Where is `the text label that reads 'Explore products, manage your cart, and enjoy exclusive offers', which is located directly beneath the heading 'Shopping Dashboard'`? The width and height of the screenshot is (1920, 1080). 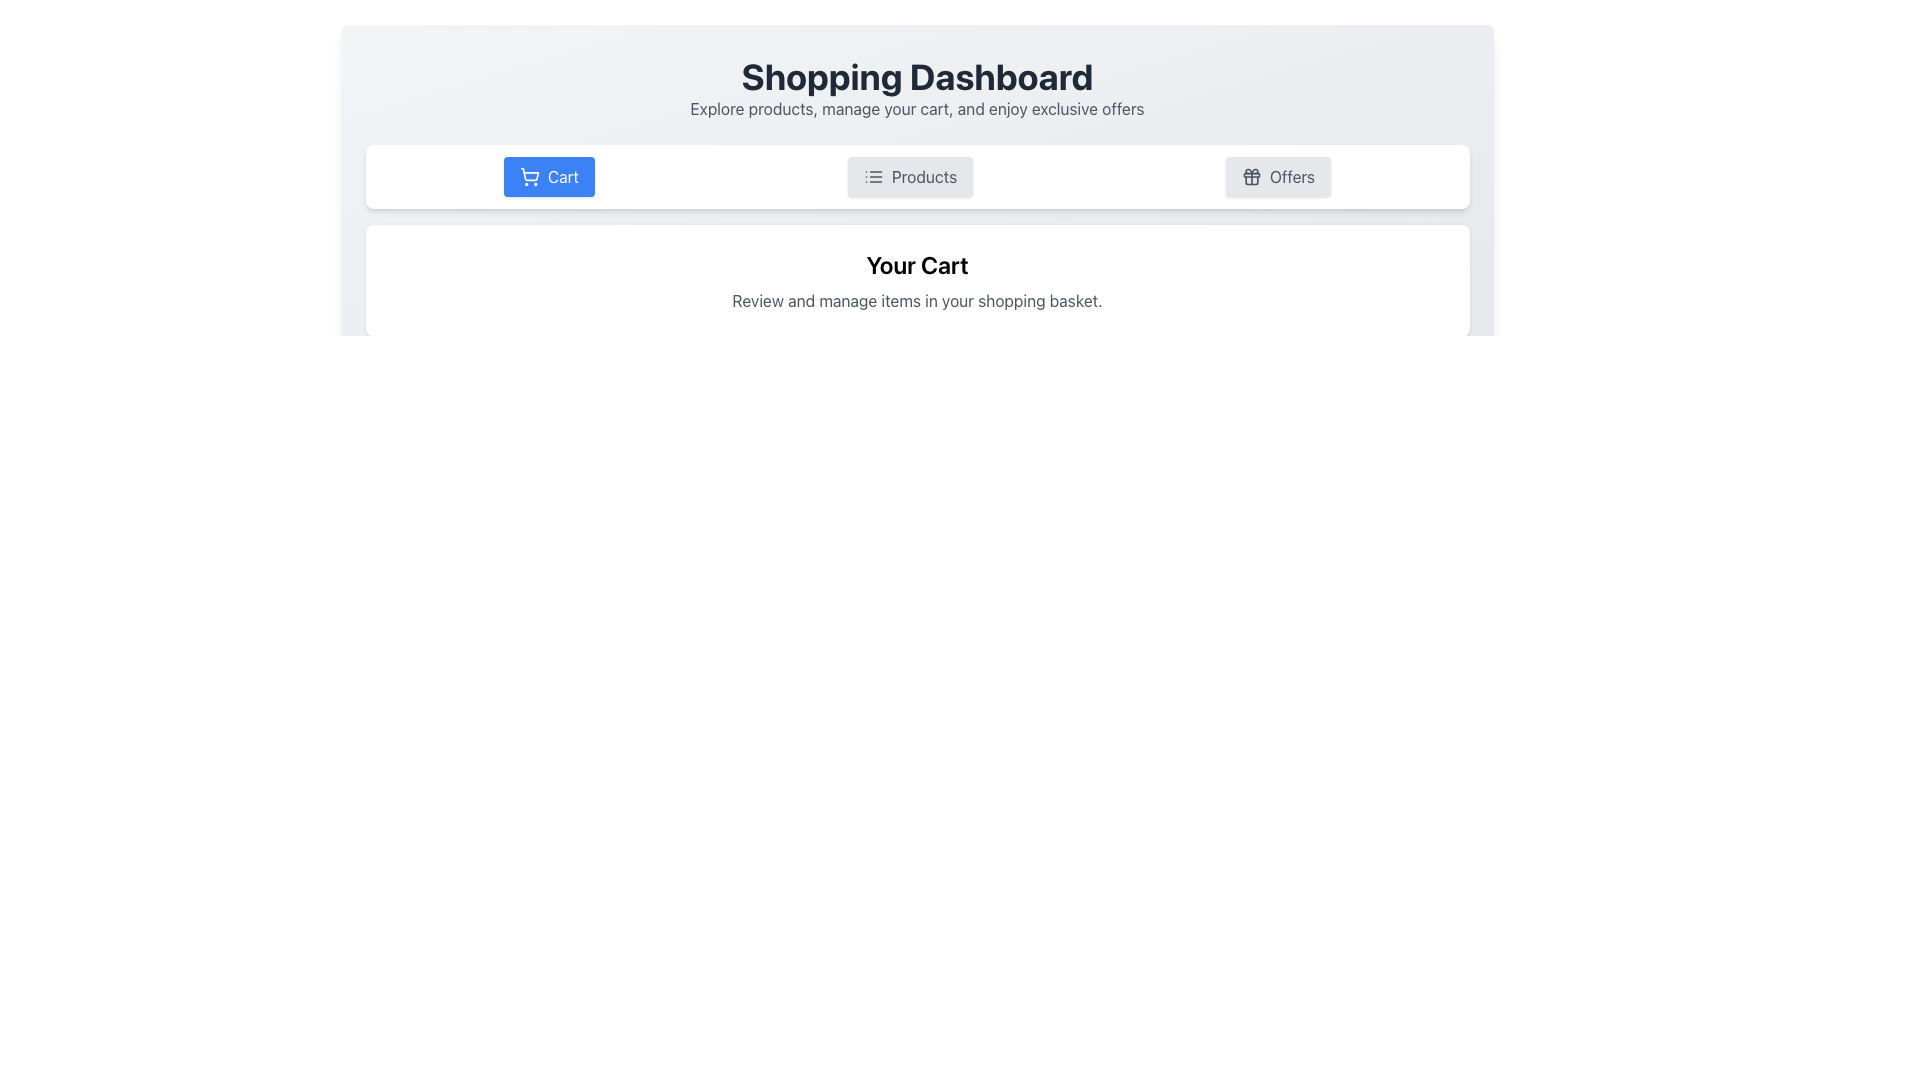 the text label that reads 'Explore products, manage your cart, and enjoy exclusive offers', which is located directly beneath the heading 'Shopping Dashboard' is located at coordinates (916, 108).